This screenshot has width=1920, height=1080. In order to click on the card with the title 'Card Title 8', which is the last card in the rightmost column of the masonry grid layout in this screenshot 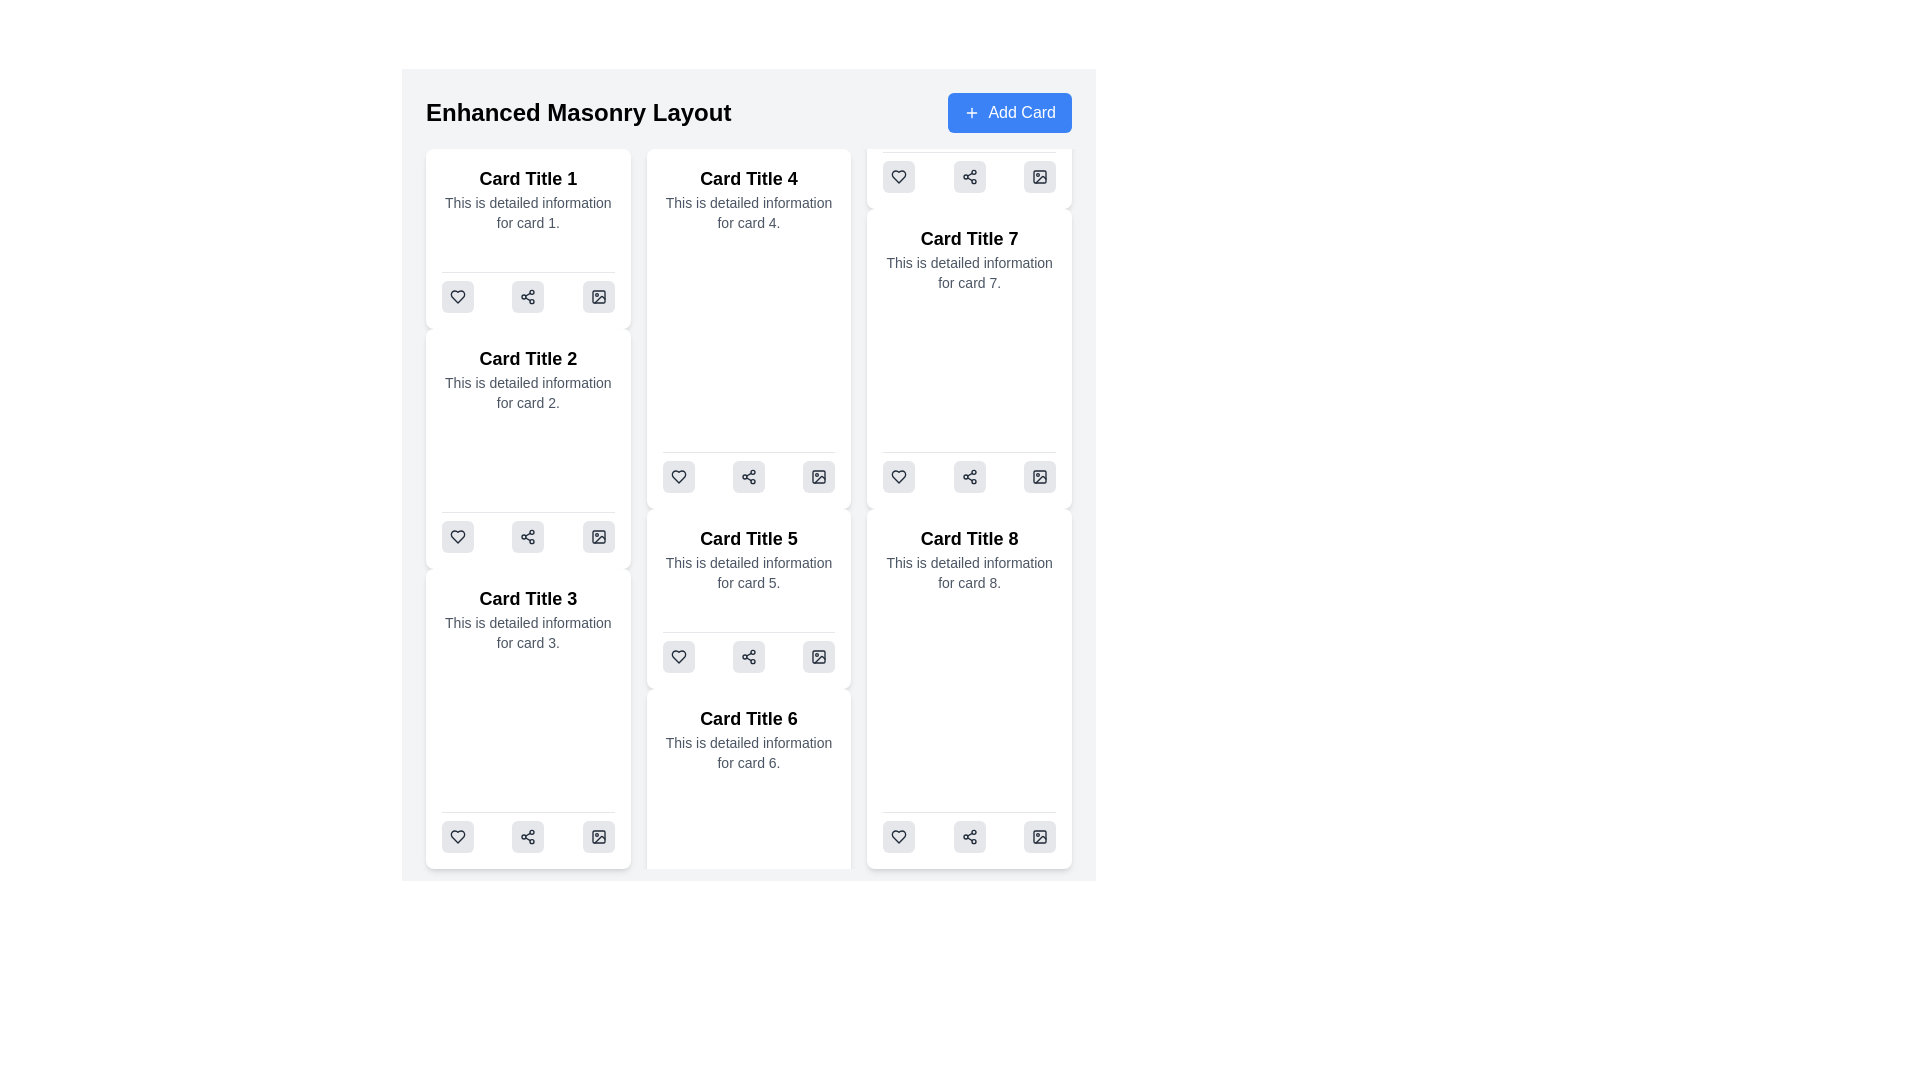, I will do `click(969, 688)`.